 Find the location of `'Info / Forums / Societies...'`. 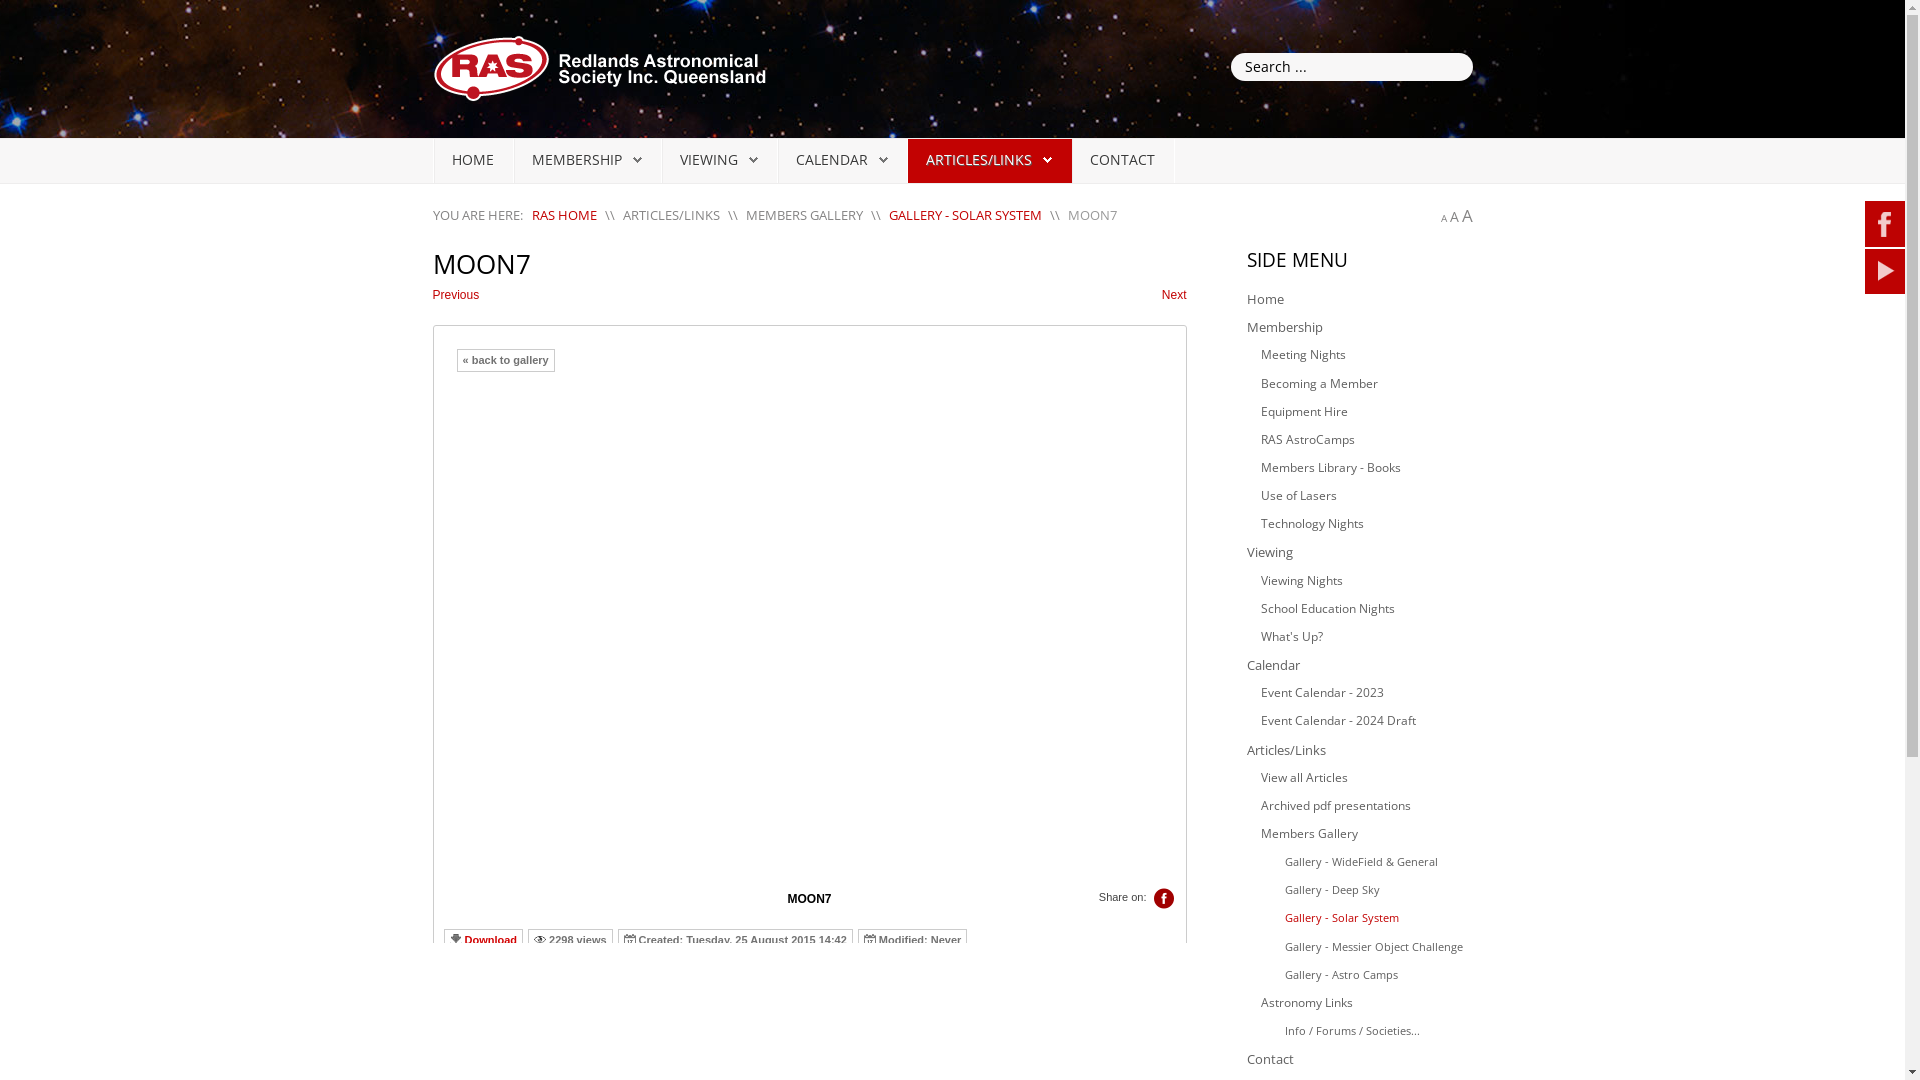

'Info / Forums / Societies...' is located at coordinates (1371, 1030).